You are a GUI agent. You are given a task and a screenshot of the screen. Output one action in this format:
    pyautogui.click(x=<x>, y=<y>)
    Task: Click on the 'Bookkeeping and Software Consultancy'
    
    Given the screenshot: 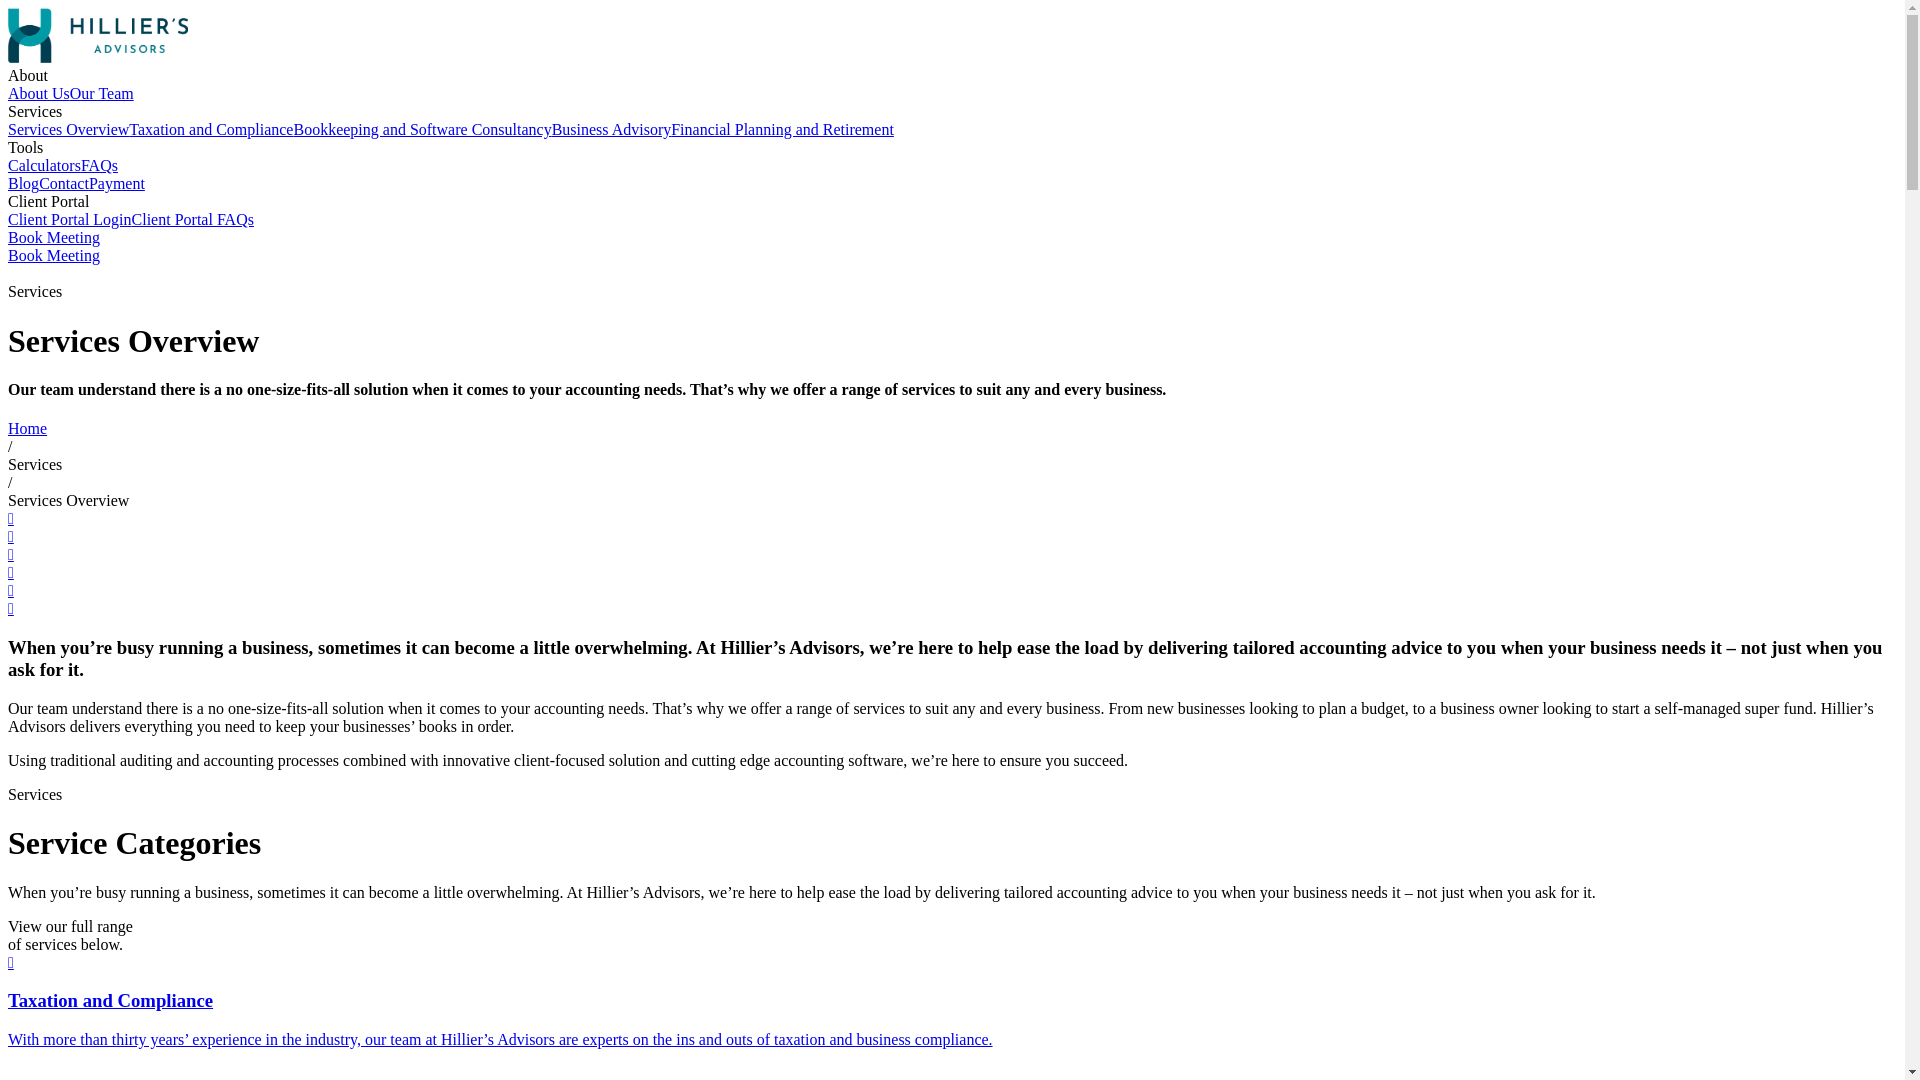 What is the action you would take?
    pyautogui.click(x=421, y=129)
    